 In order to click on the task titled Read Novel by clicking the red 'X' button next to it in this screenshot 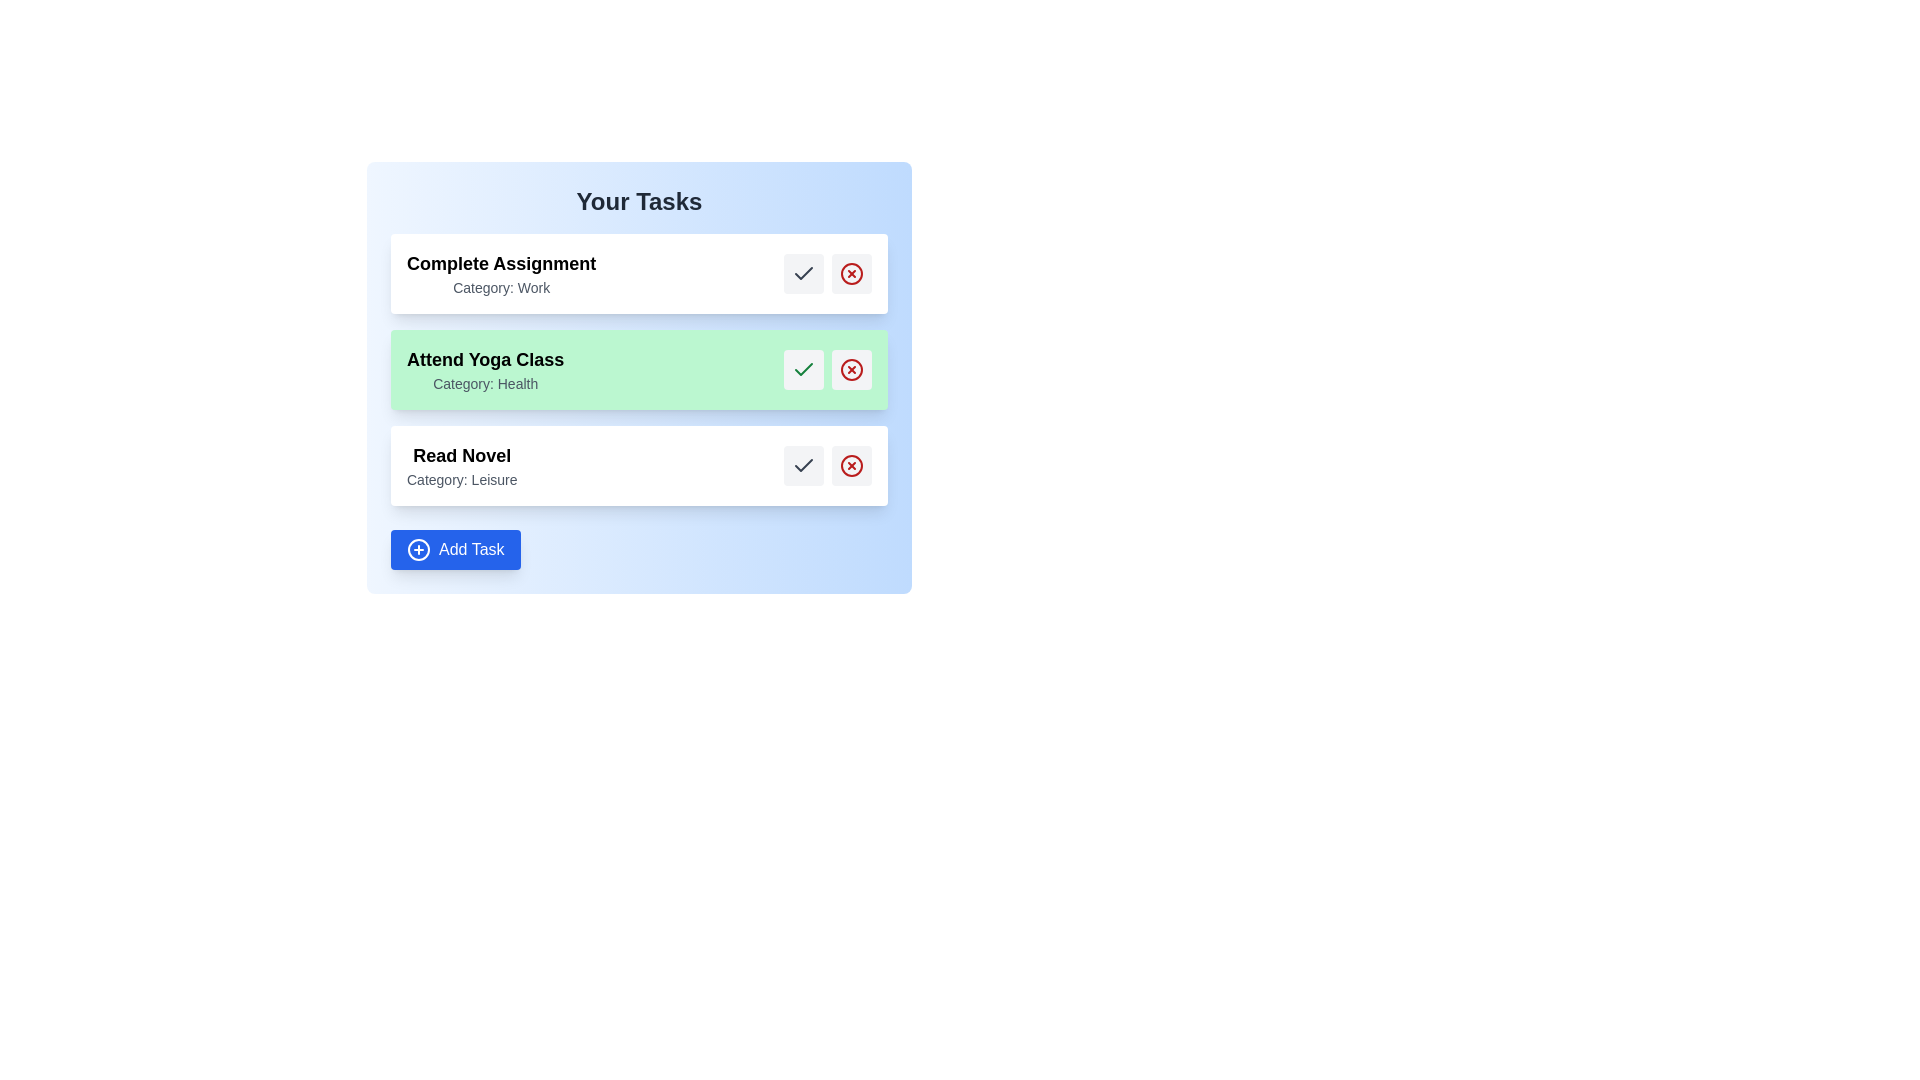, I will do `click(851, 466)`.